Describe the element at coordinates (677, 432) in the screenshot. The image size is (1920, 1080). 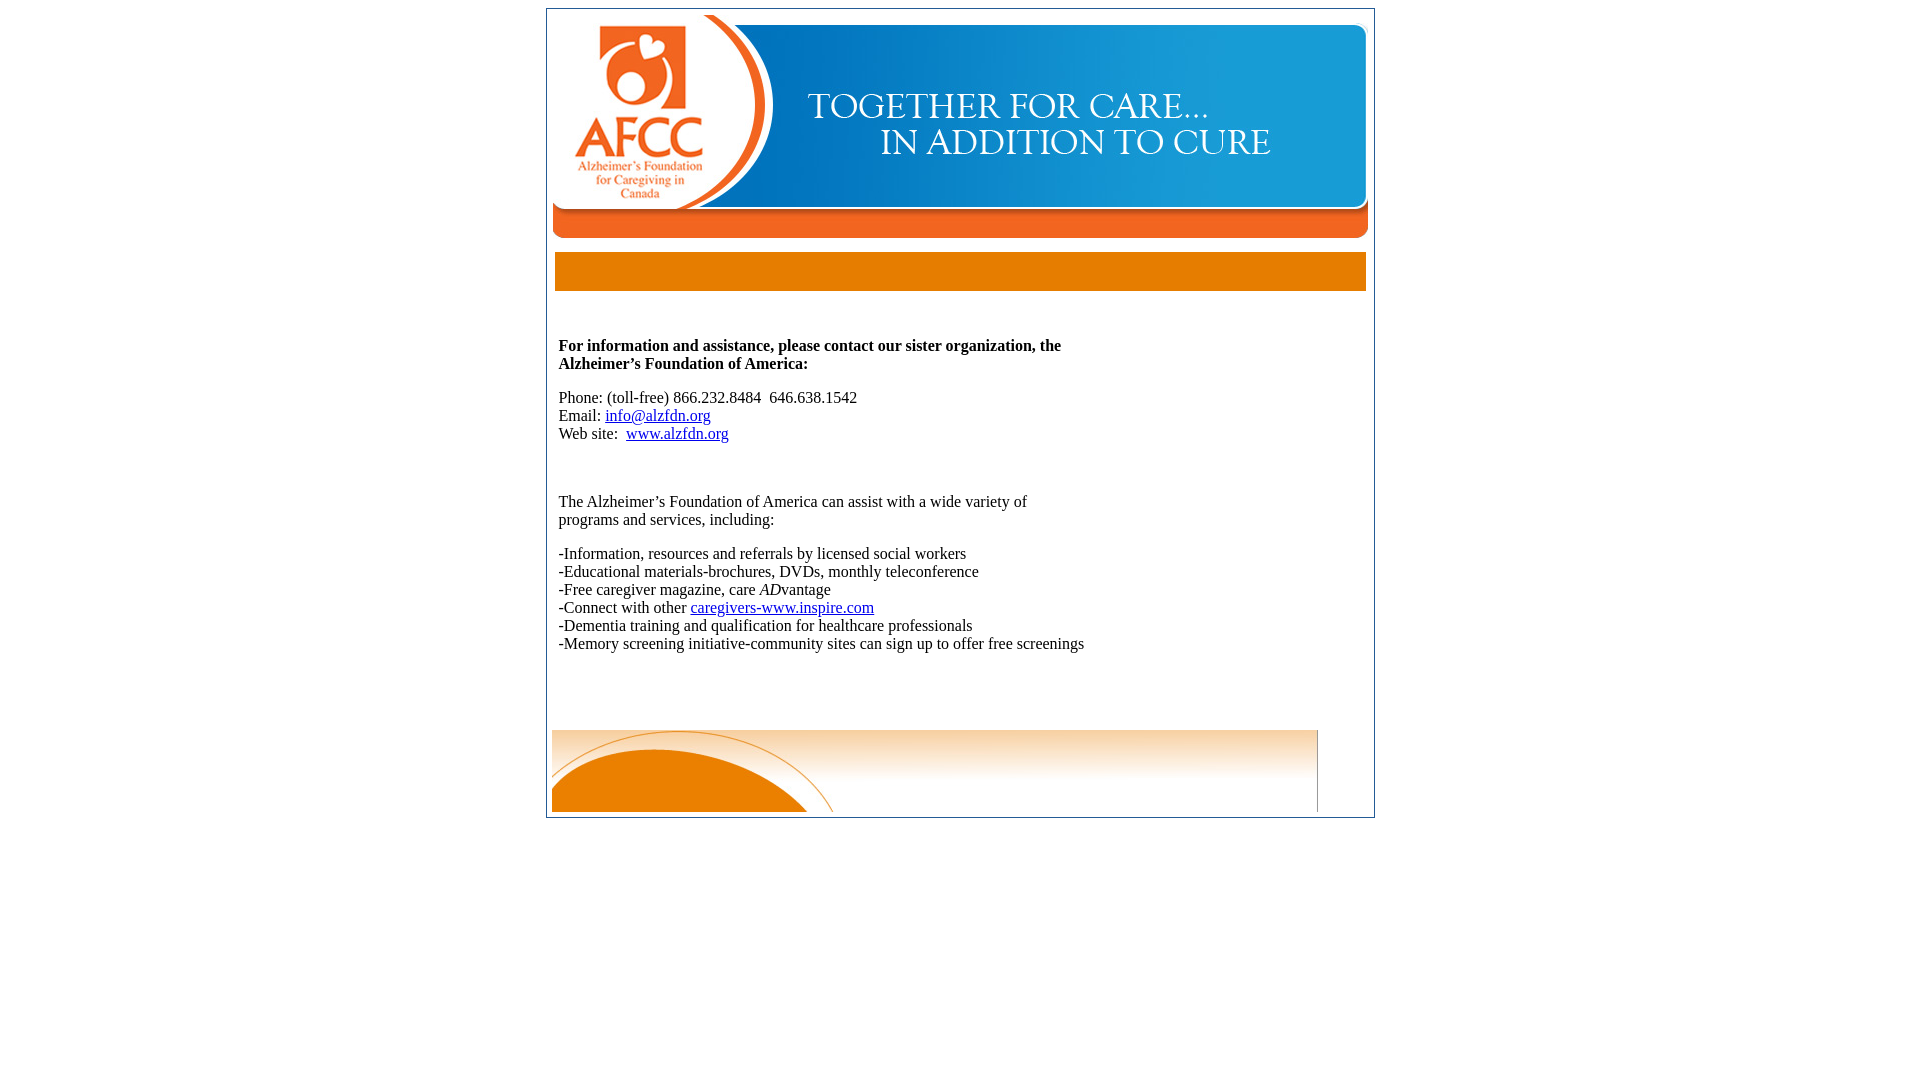
I see `'www.alzfdn.org'` at that location.